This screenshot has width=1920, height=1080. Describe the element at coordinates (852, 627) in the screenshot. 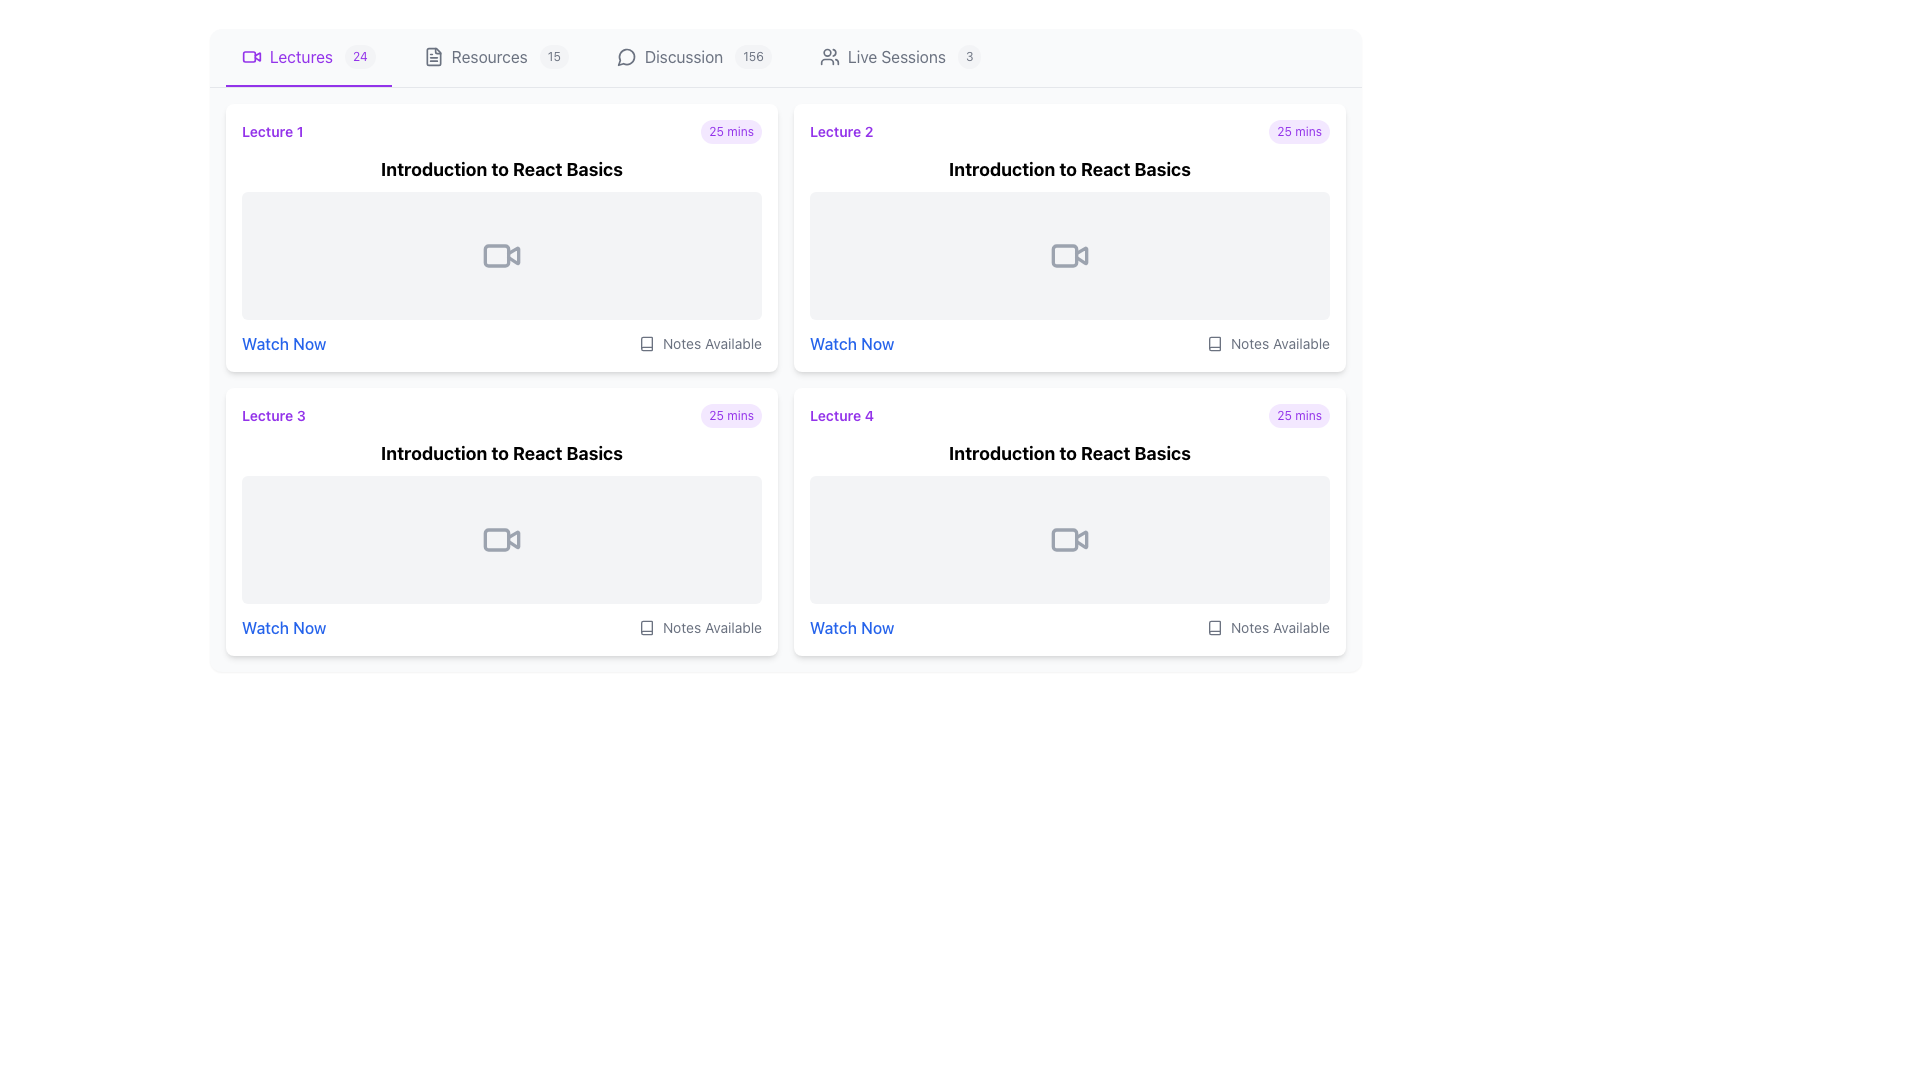

I see `the text link styled in blue with the text 'Watch Now', located at the bottom-left corner of the 'Lecture 4' card layout` at that location.